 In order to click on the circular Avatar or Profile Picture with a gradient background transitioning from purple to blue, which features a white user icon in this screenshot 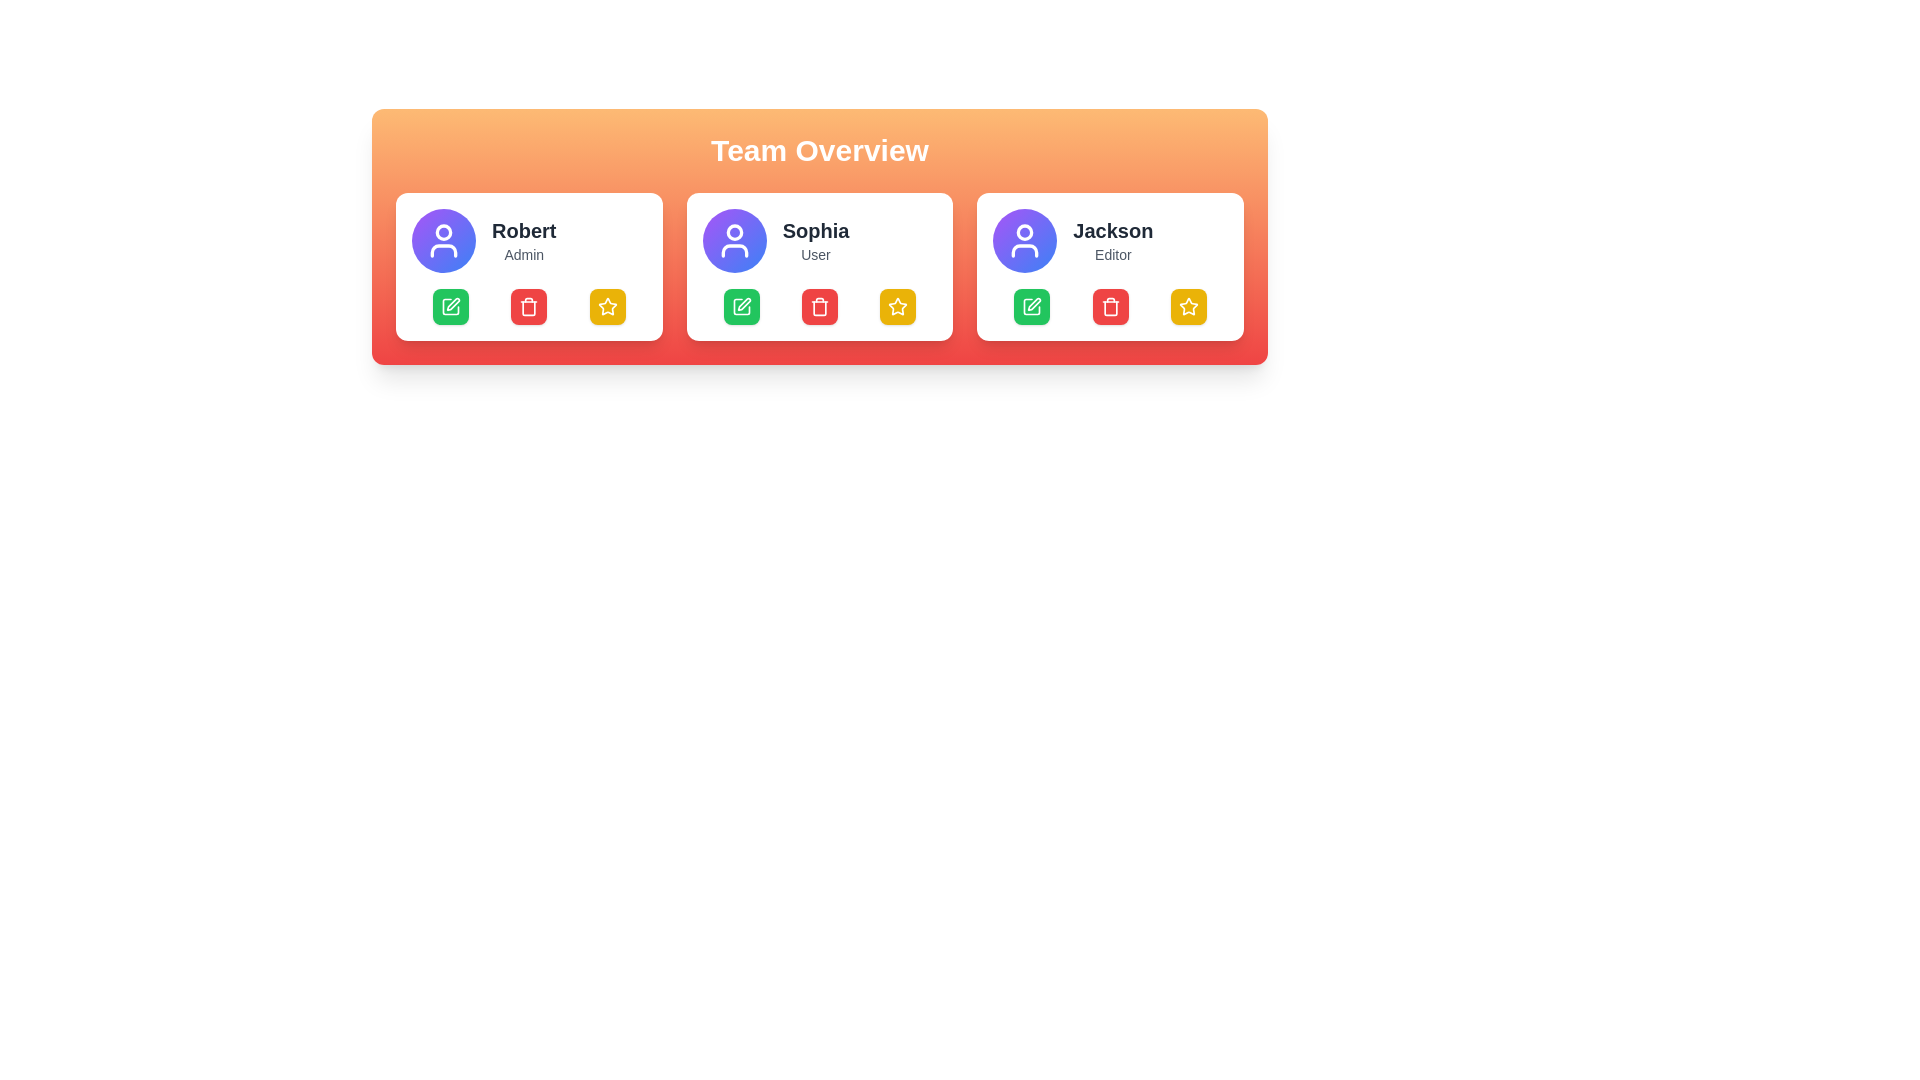, I will do `click(443, 239)`.